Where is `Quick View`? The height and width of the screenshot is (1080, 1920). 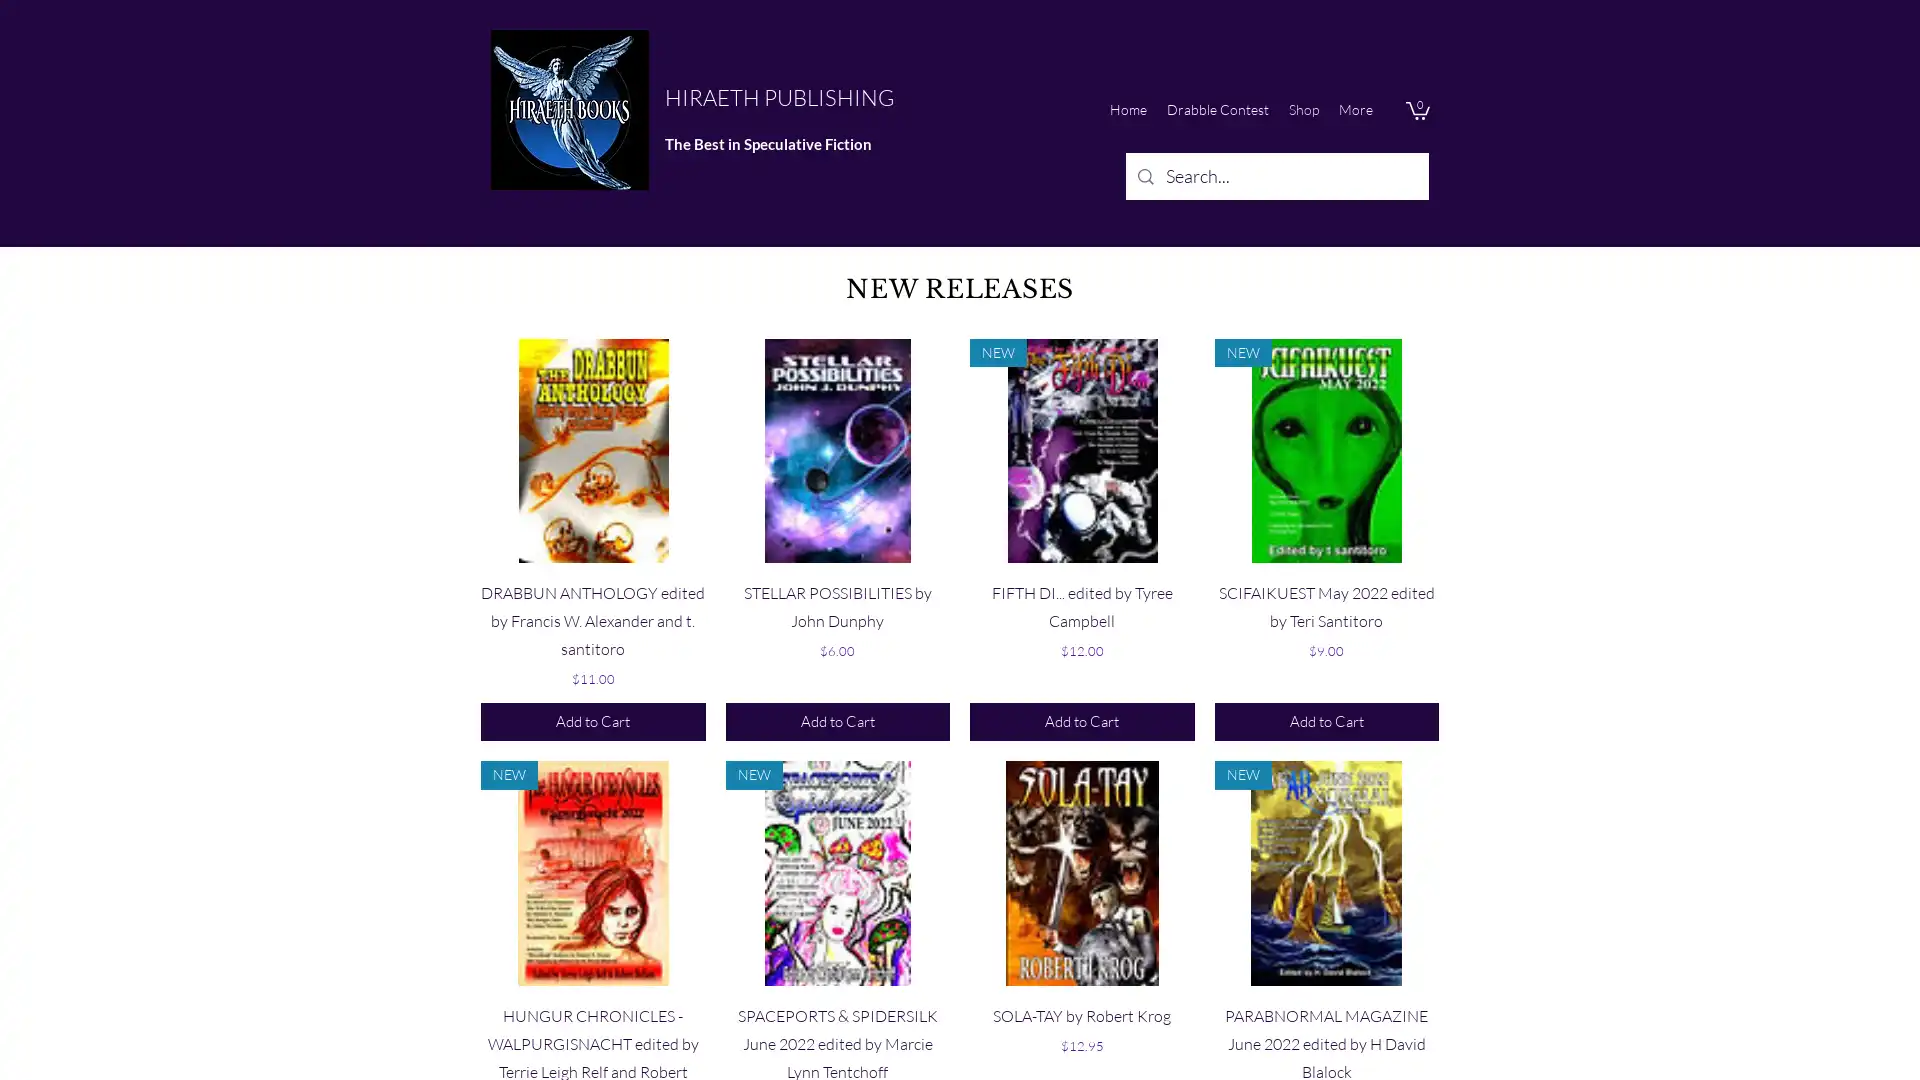
Quick View is located at coordinates (592, 1010).